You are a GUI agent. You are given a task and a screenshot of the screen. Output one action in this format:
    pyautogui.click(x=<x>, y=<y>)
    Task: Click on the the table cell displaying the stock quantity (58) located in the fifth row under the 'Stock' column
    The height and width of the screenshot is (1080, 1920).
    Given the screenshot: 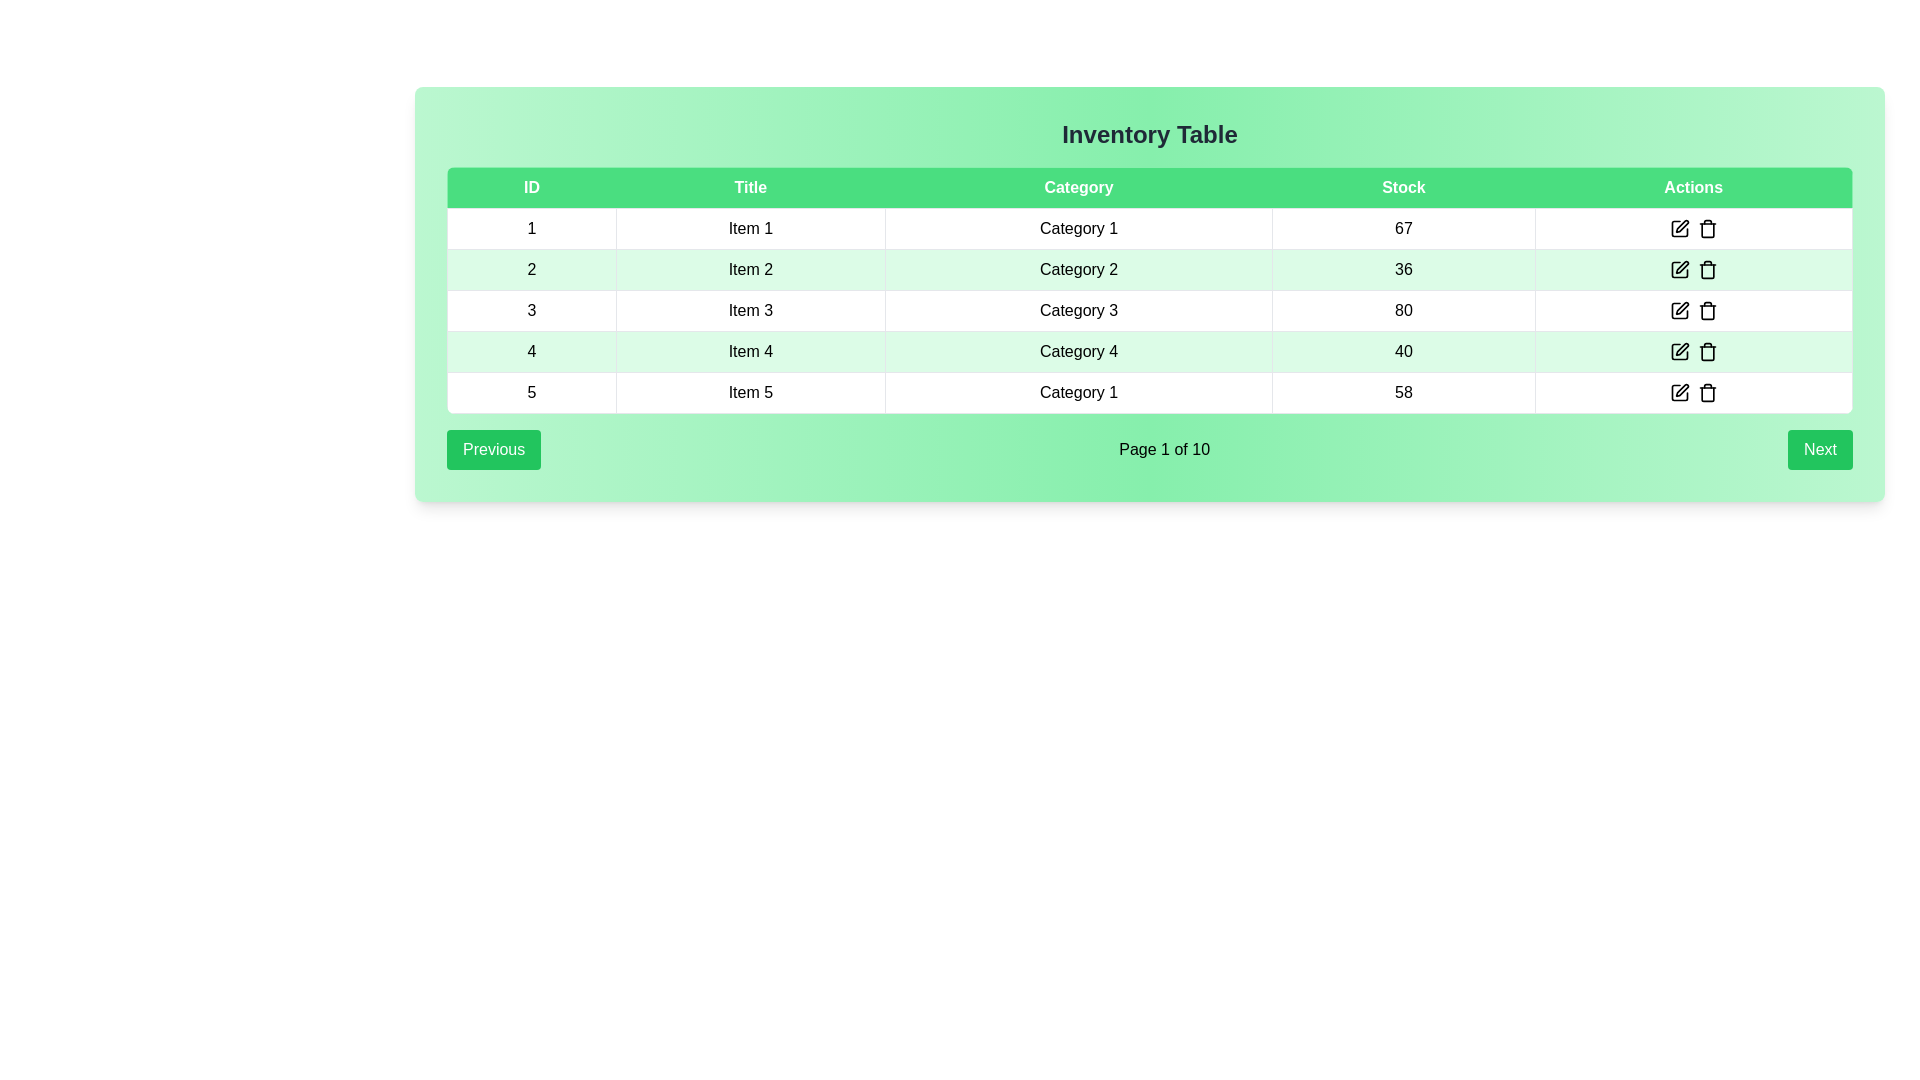 What is the action you would take?
    pyautogui.click(x=1402, y=393)
    